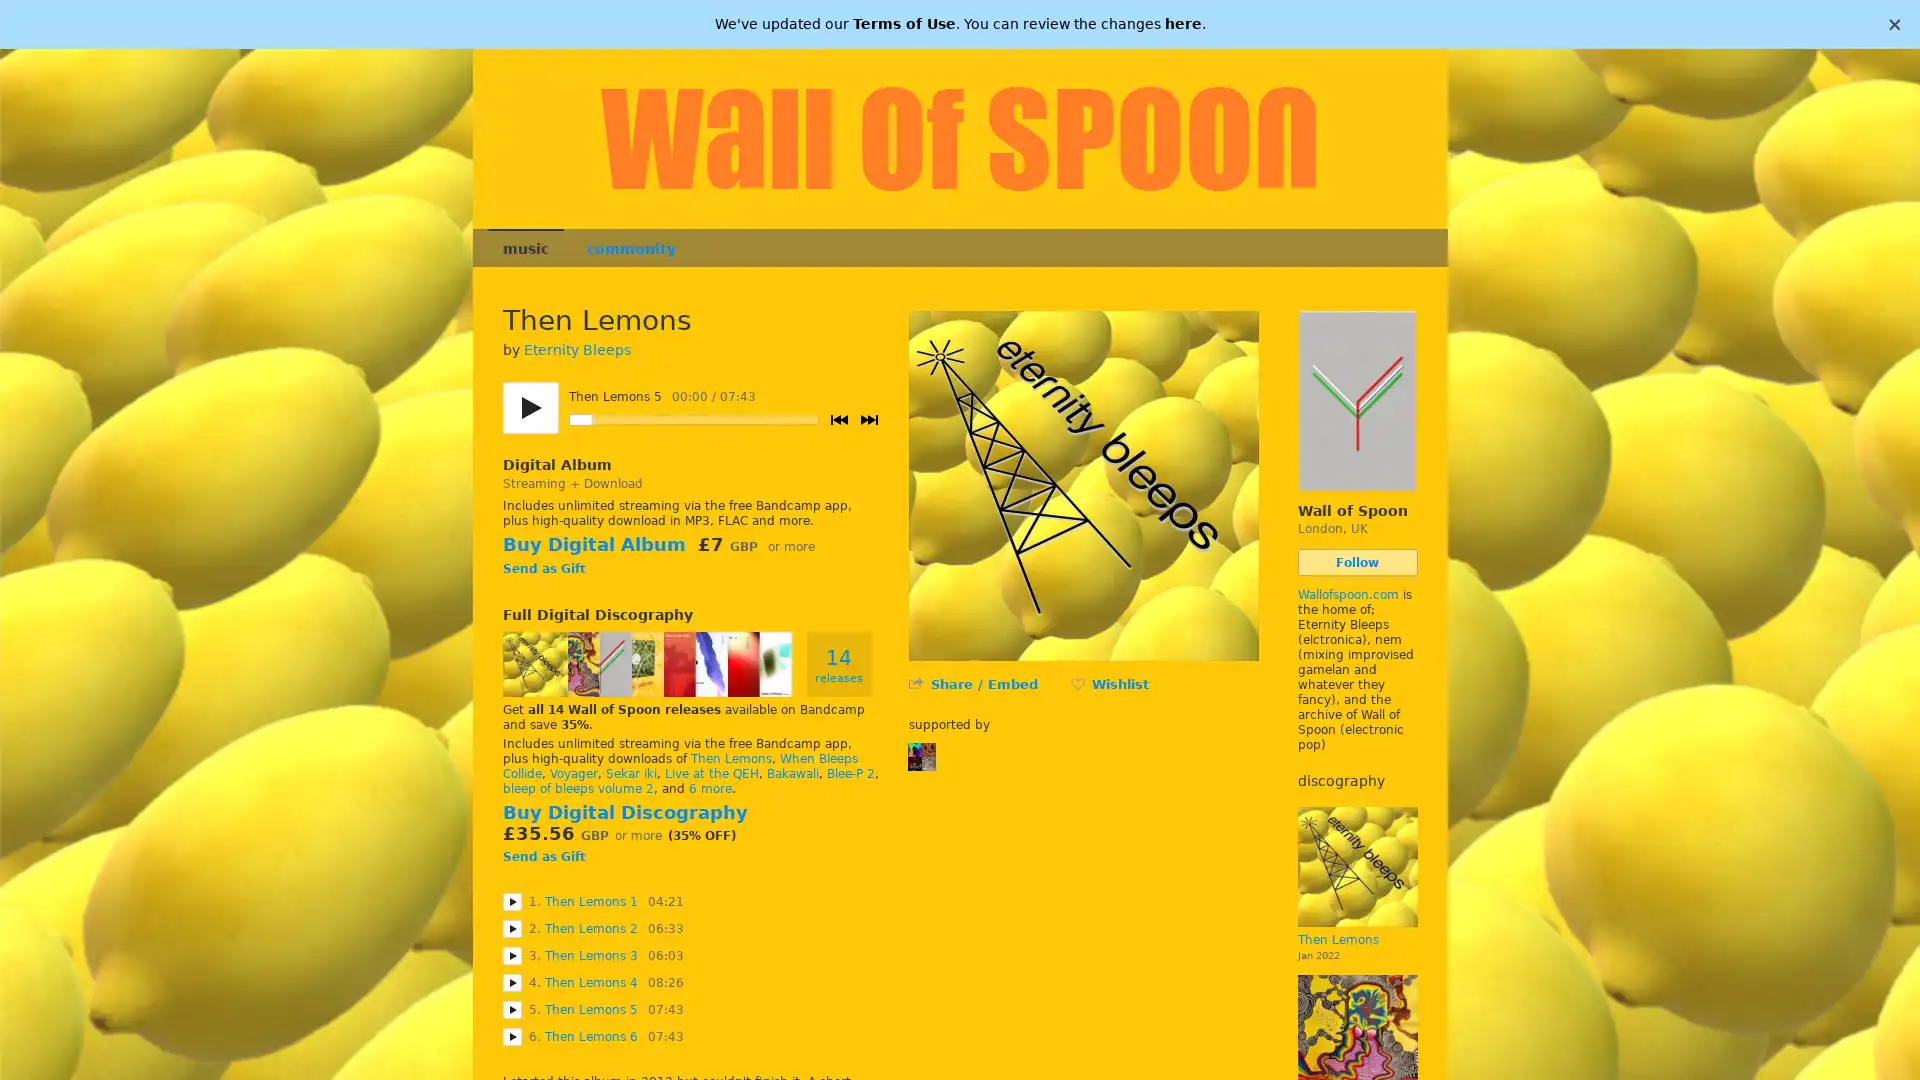 The height and width of the screenshot is (1080, 1920). I want to click on Play Then Lemons 4, so click(511, 981).